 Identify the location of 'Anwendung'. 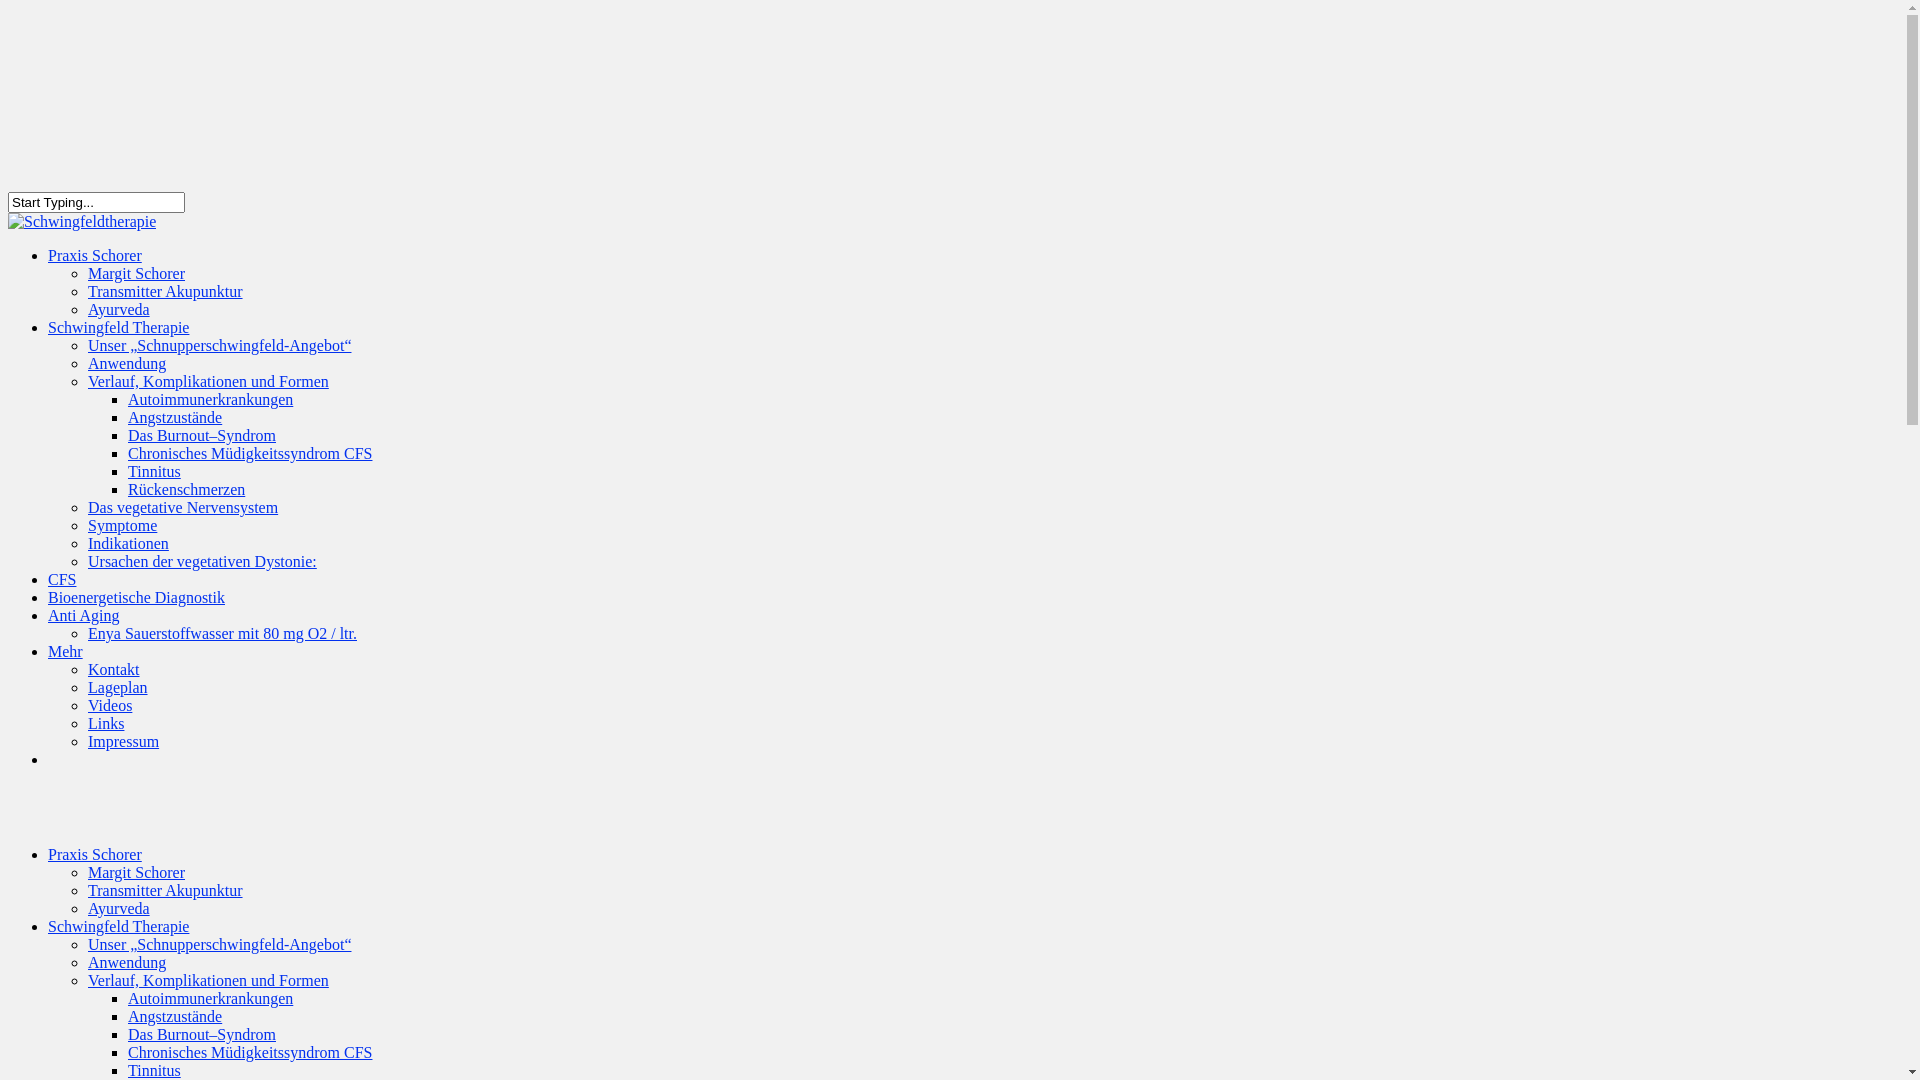
(125, 961).